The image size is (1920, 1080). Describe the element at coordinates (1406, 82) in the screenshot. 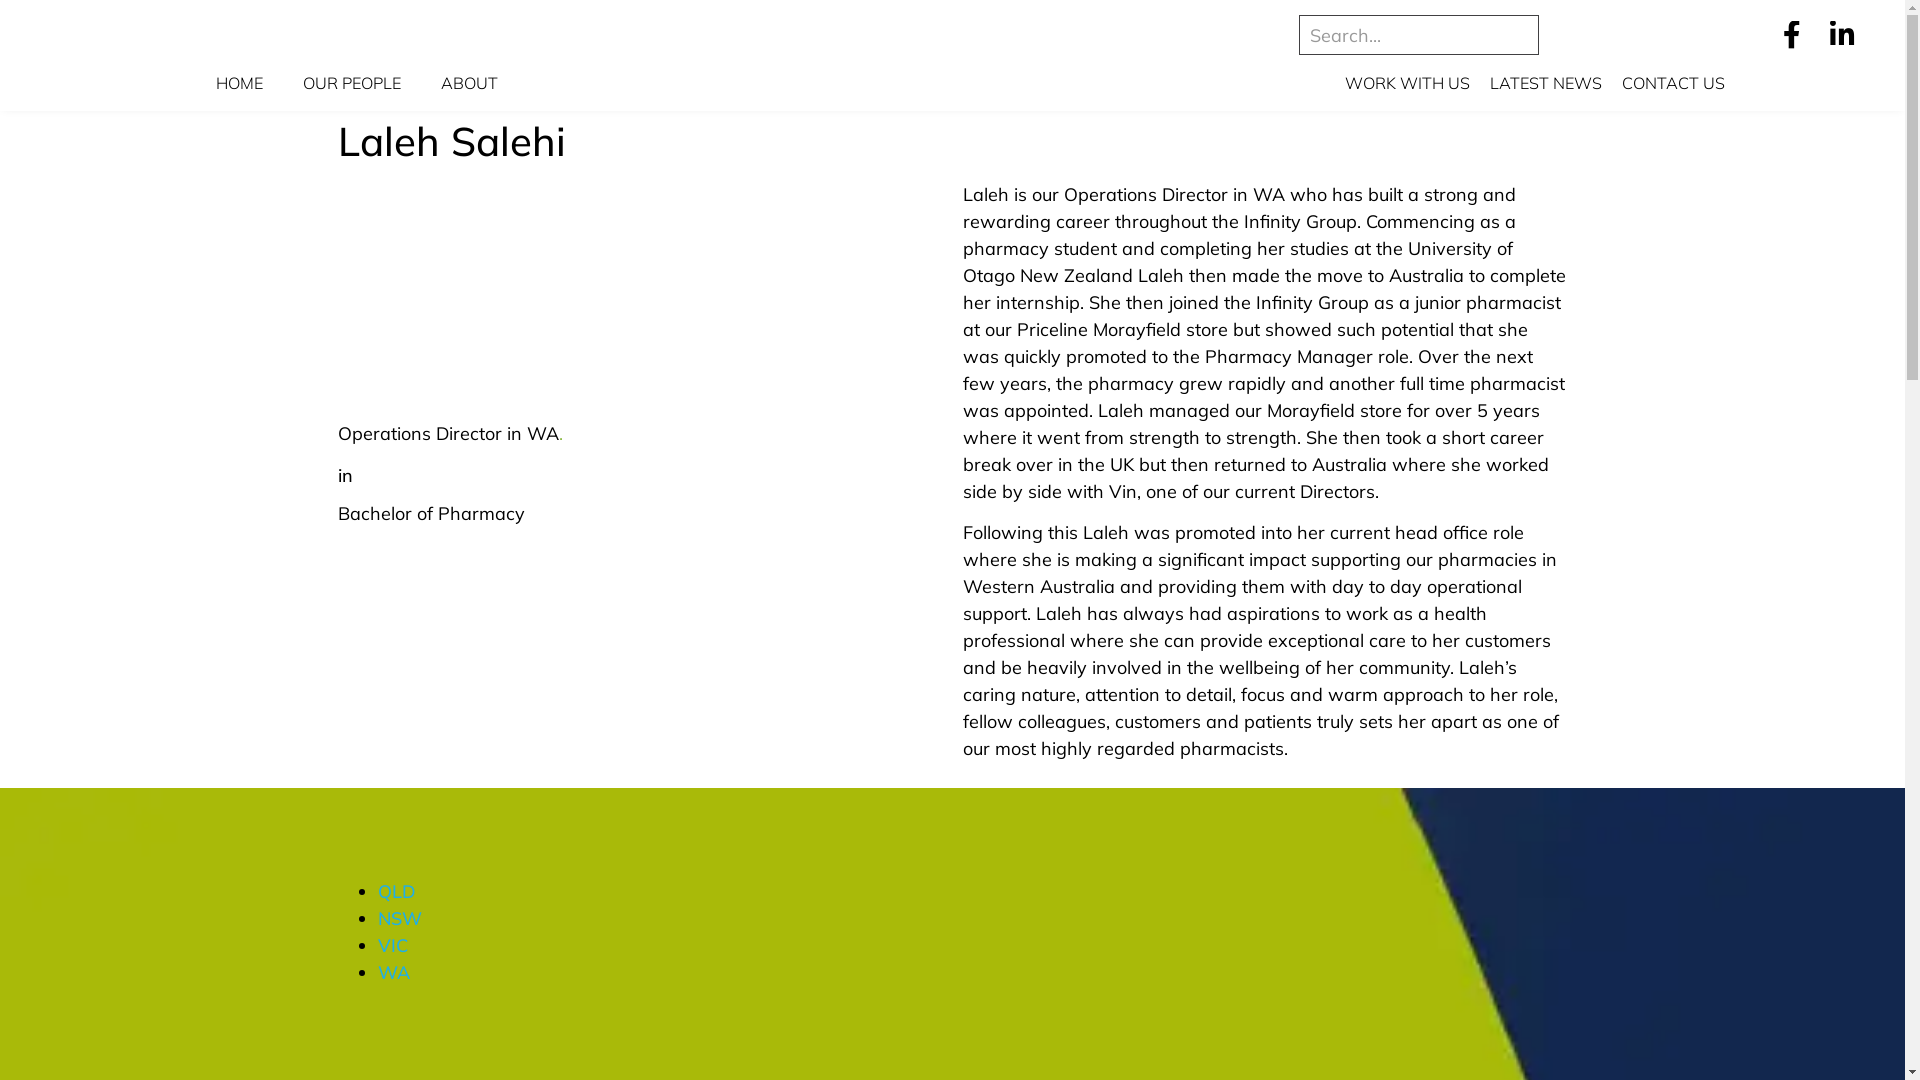

I see `'WORK WITH US'` at that location.